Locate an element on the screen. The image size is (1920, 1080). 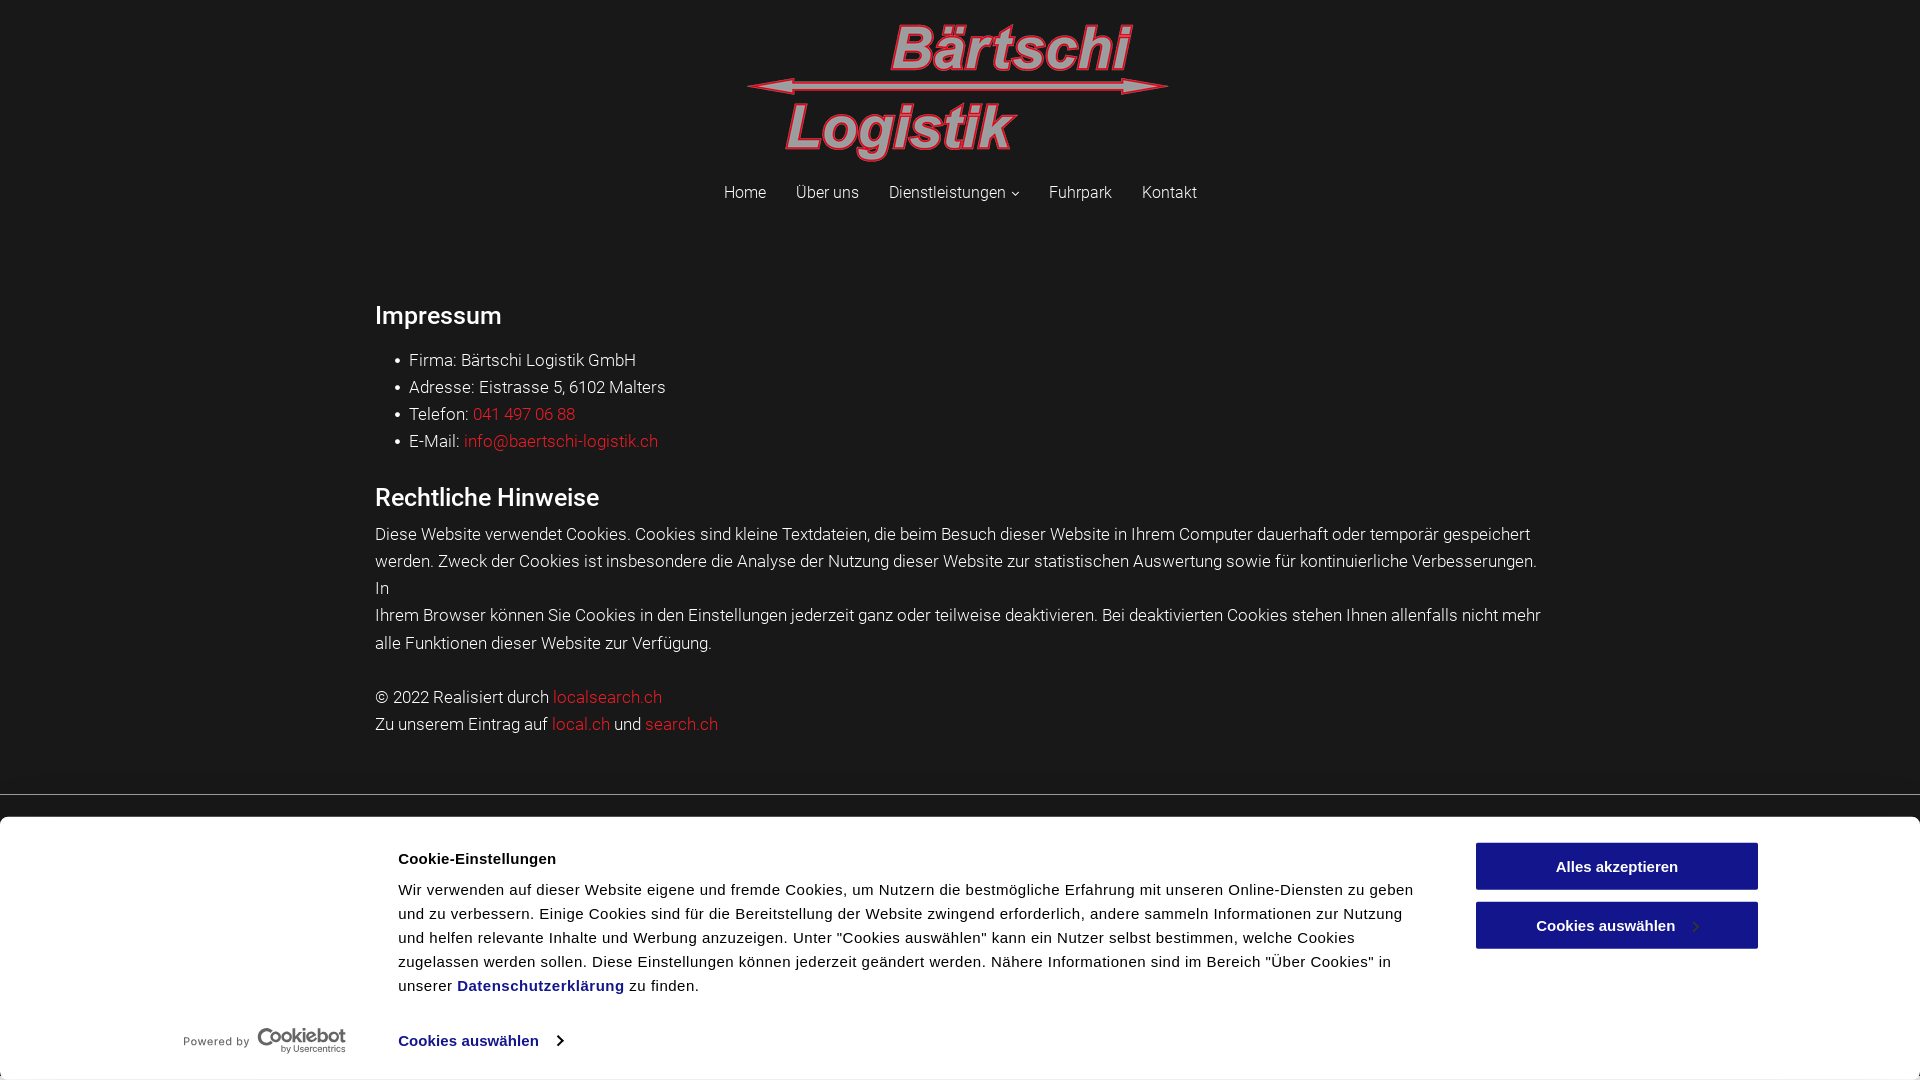
'Dienstleistungen' is located at coordinates (953, 192).